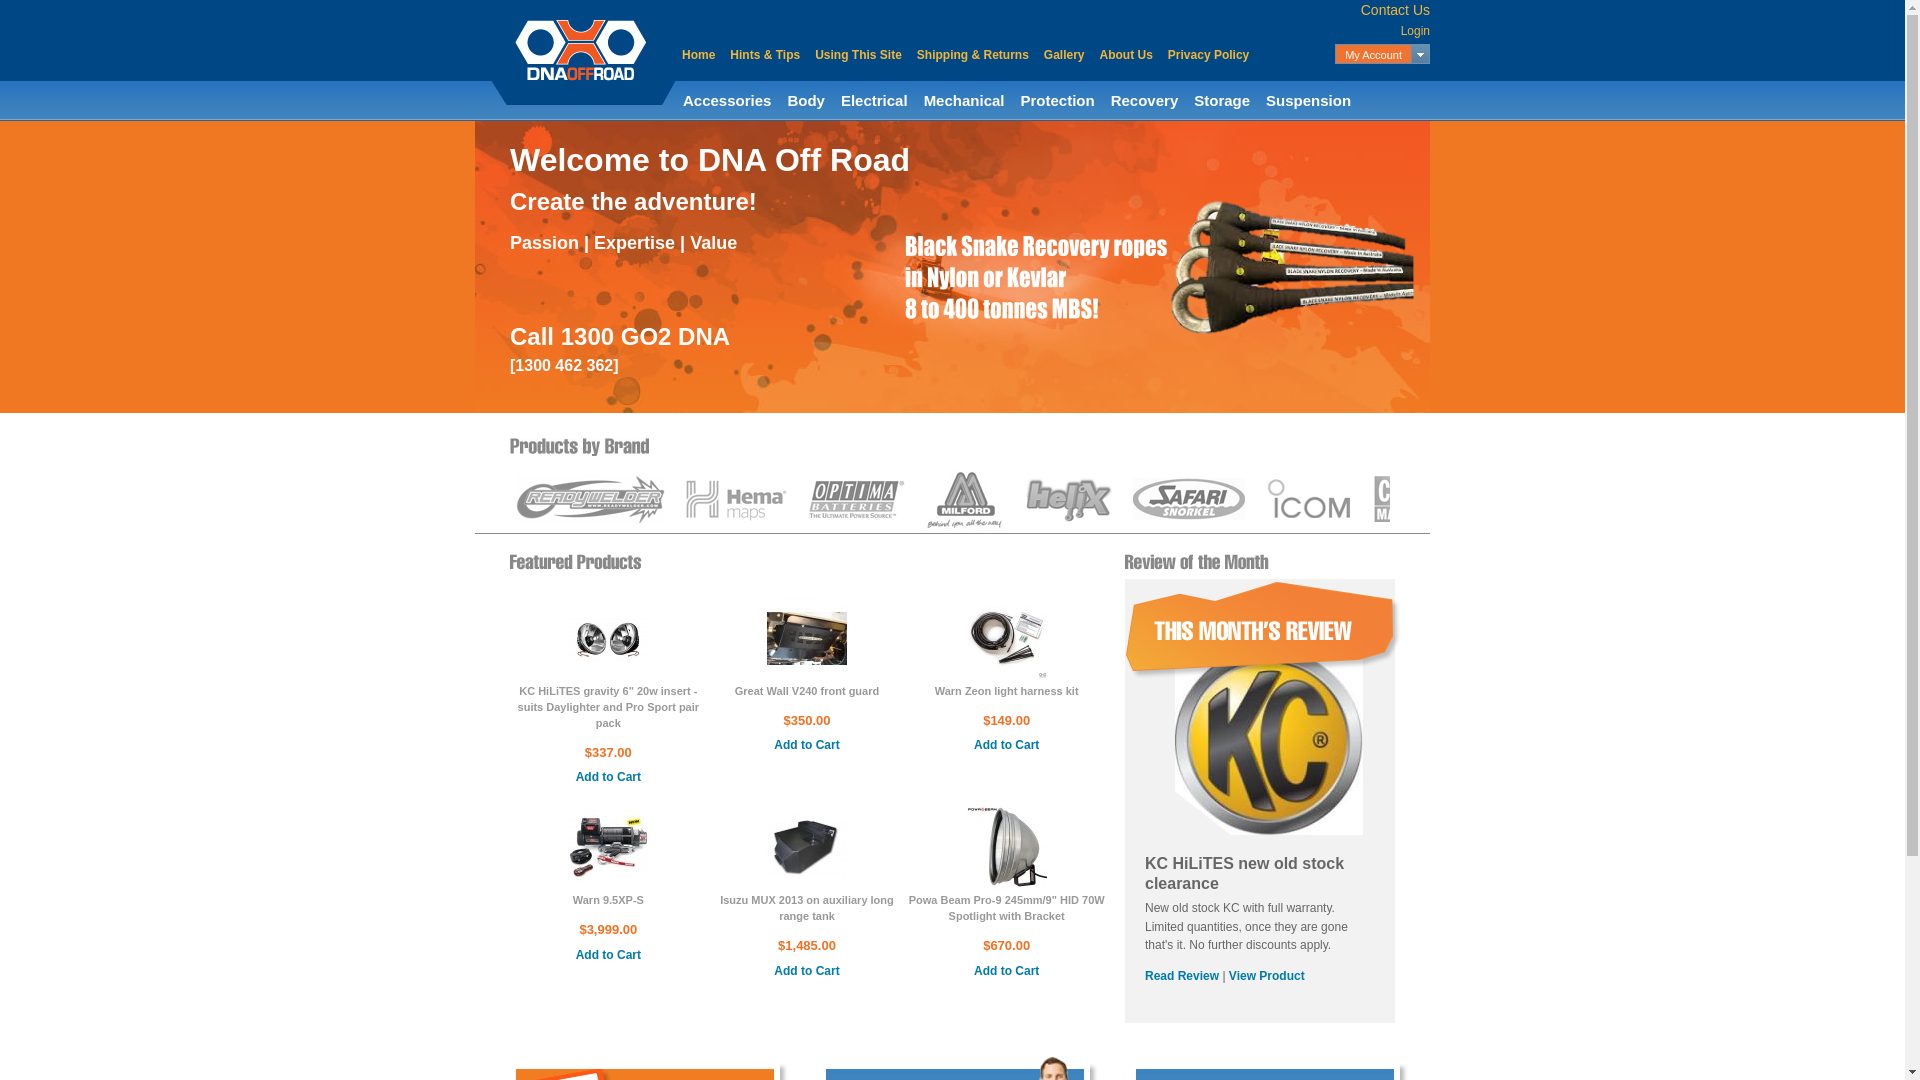 The height and width of the screenshot is (1080, 1920). I want to click on 'Recovery', so click(1145, 100).